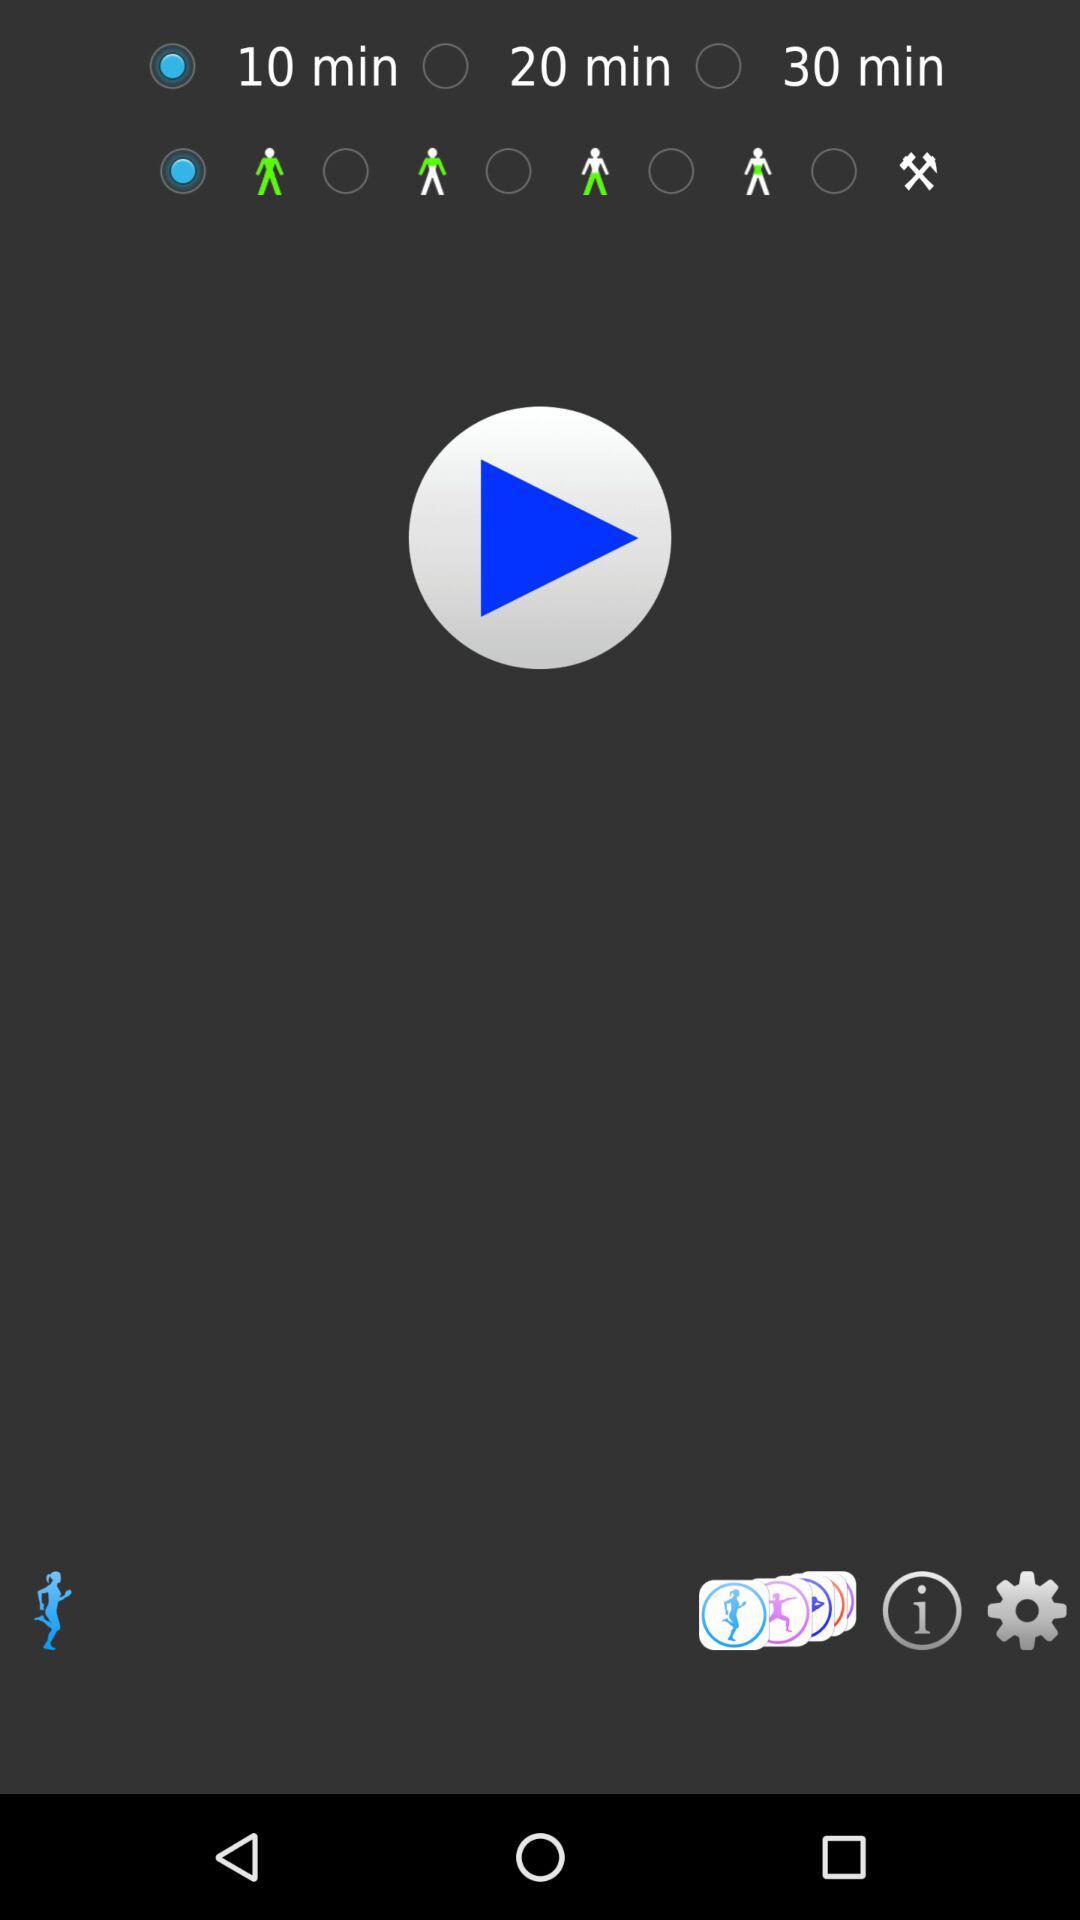  What do you see at coordinates (540, 537) in the screenshot?
I see `the music` at bounding box center [540, 537].